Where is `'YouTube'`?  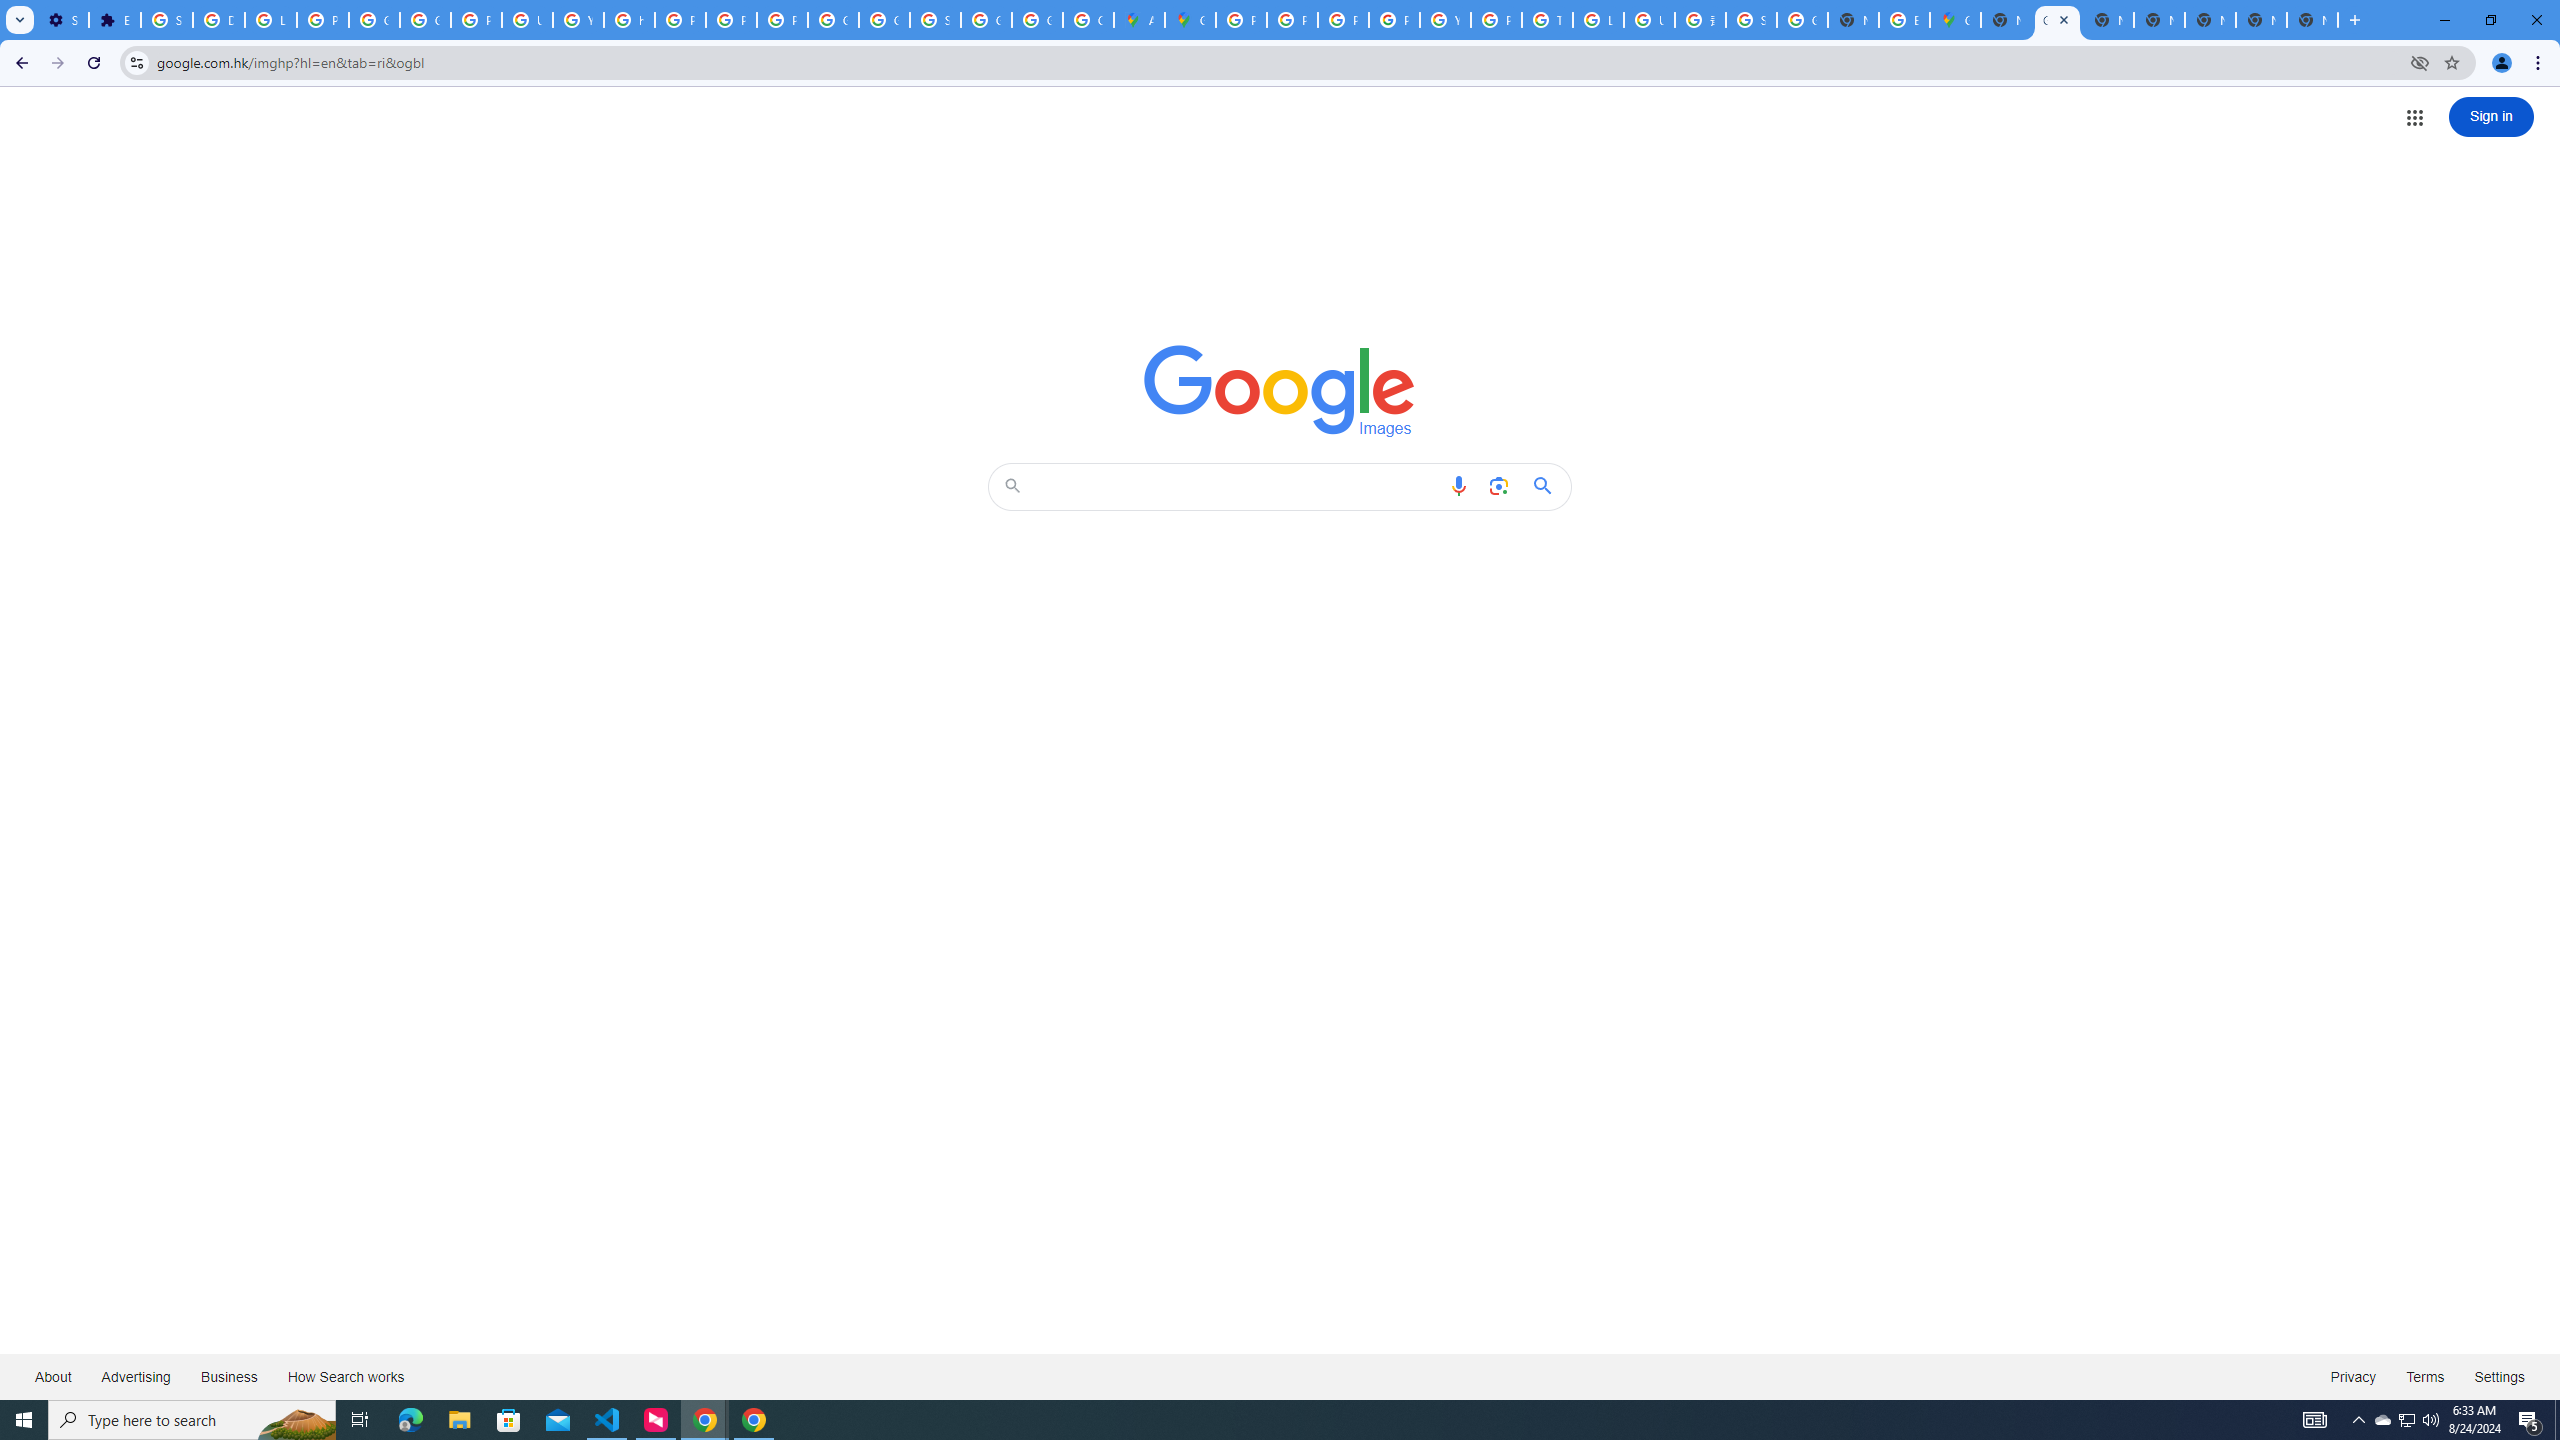
'YouTube' is located at coordinates (1444, 19).